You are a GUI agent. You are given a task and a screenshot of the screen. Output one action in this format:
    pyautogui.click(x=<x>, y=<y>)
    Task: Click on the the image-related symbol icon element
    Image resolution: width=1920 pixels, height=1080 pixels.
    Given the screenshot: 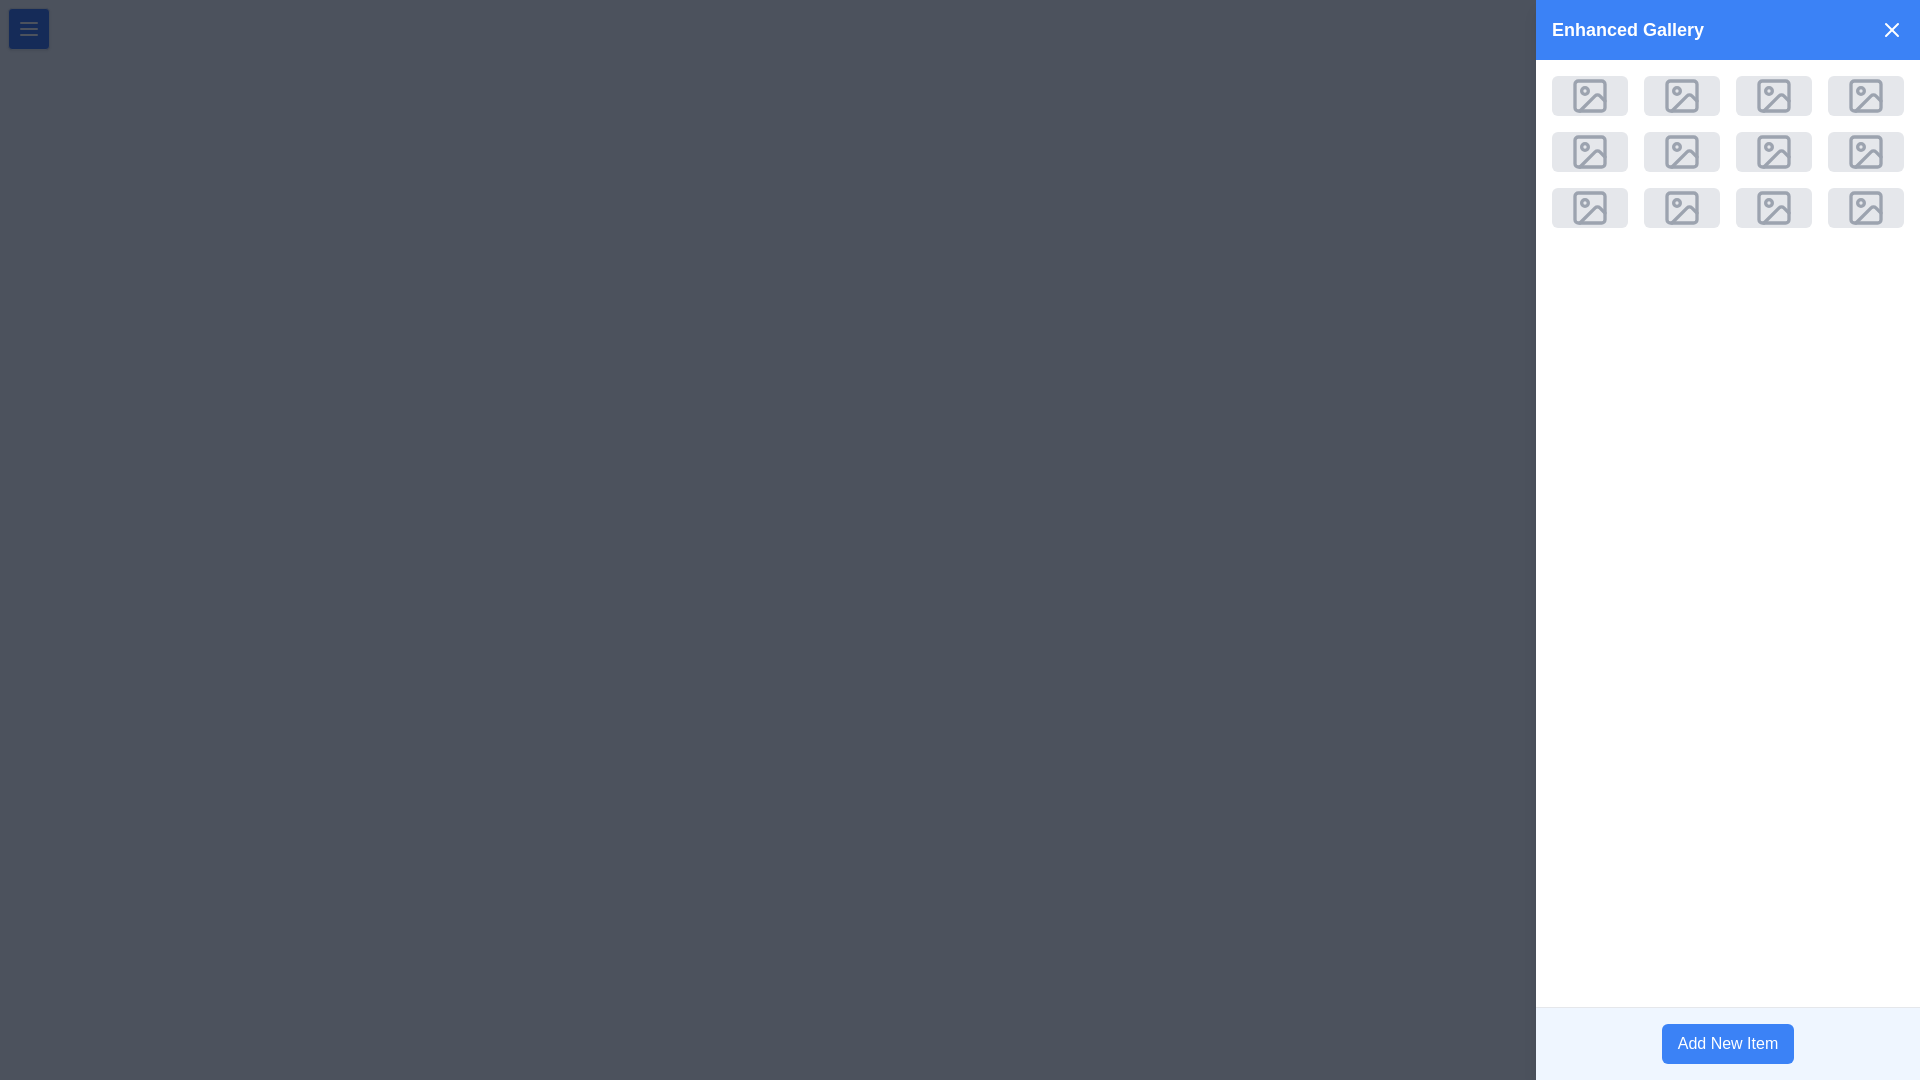 What is the action you would take?
    pyautogui.click(x=1588, y=208)
    